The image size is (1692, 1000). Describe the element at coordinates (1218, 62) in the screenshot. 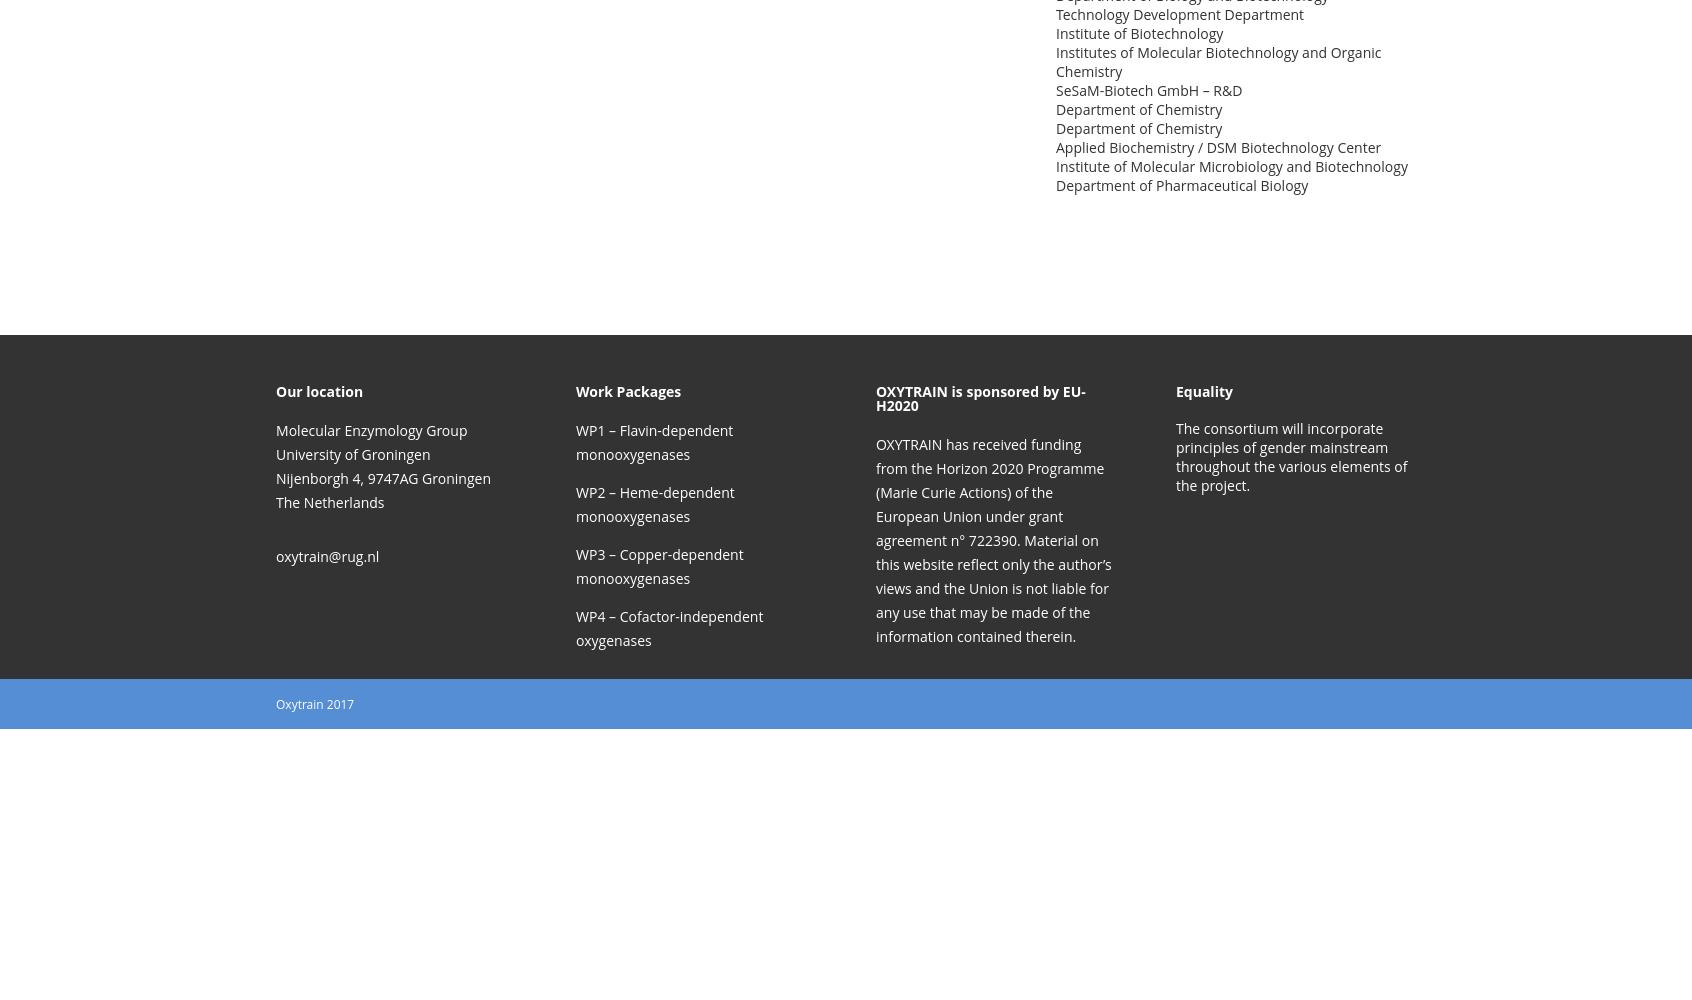

I see `'Institutes of Molecular Biotechnology and Organic Chemistry'` at that location.